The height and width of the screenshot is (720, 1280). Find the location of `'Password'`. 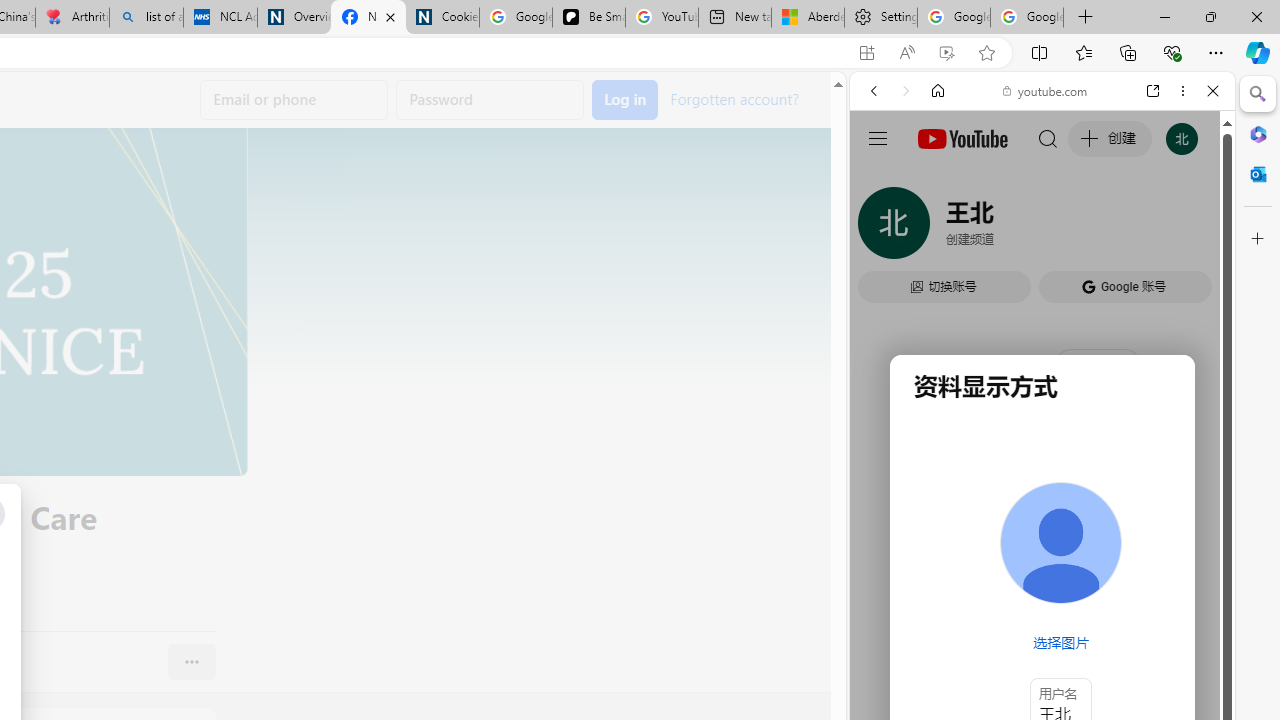

'Password' is located at coordinates (490, 100).